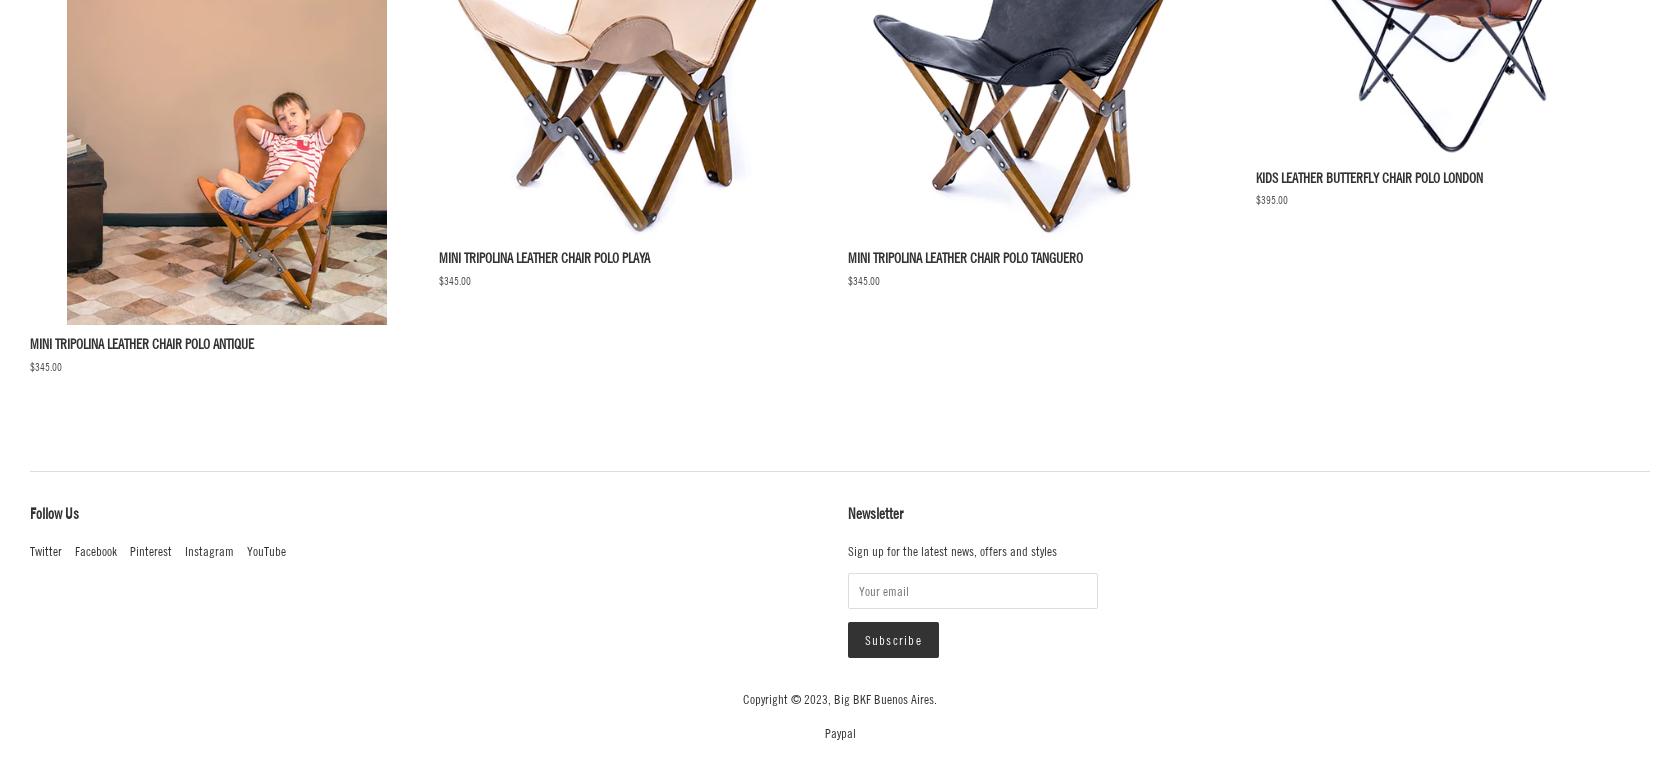  I want to click on '$395.00', so click(1271, 199).